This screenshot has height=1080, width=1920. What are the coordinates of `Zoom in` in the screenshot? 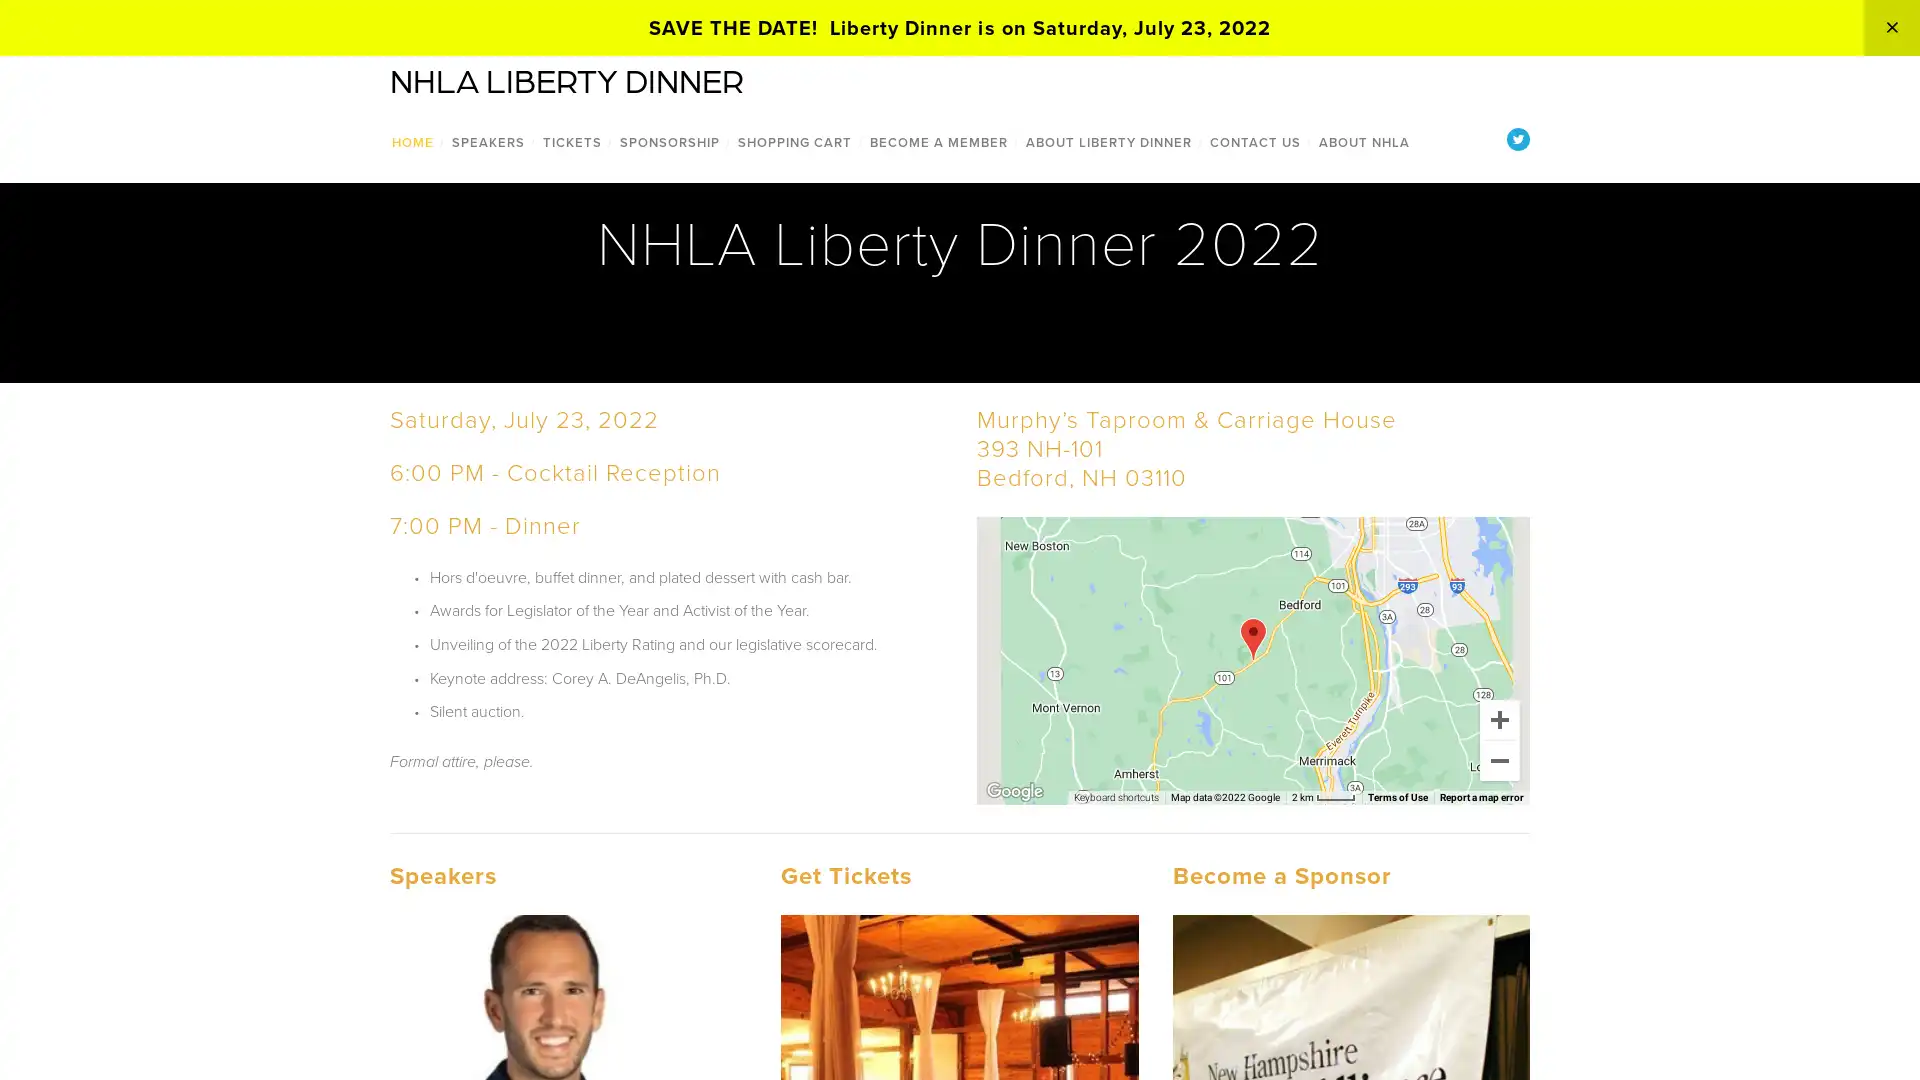 It's located at (1499, 717).